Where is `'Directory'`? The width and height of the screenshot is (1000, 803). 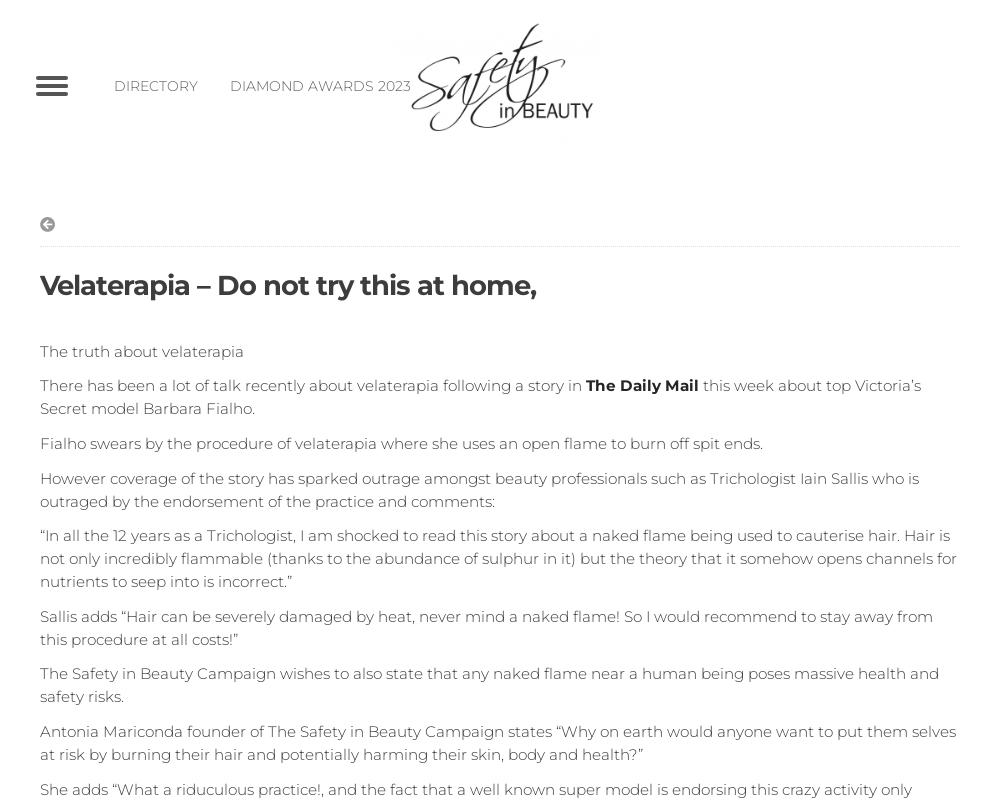 'Directory' is located at coordinates (156, 85).